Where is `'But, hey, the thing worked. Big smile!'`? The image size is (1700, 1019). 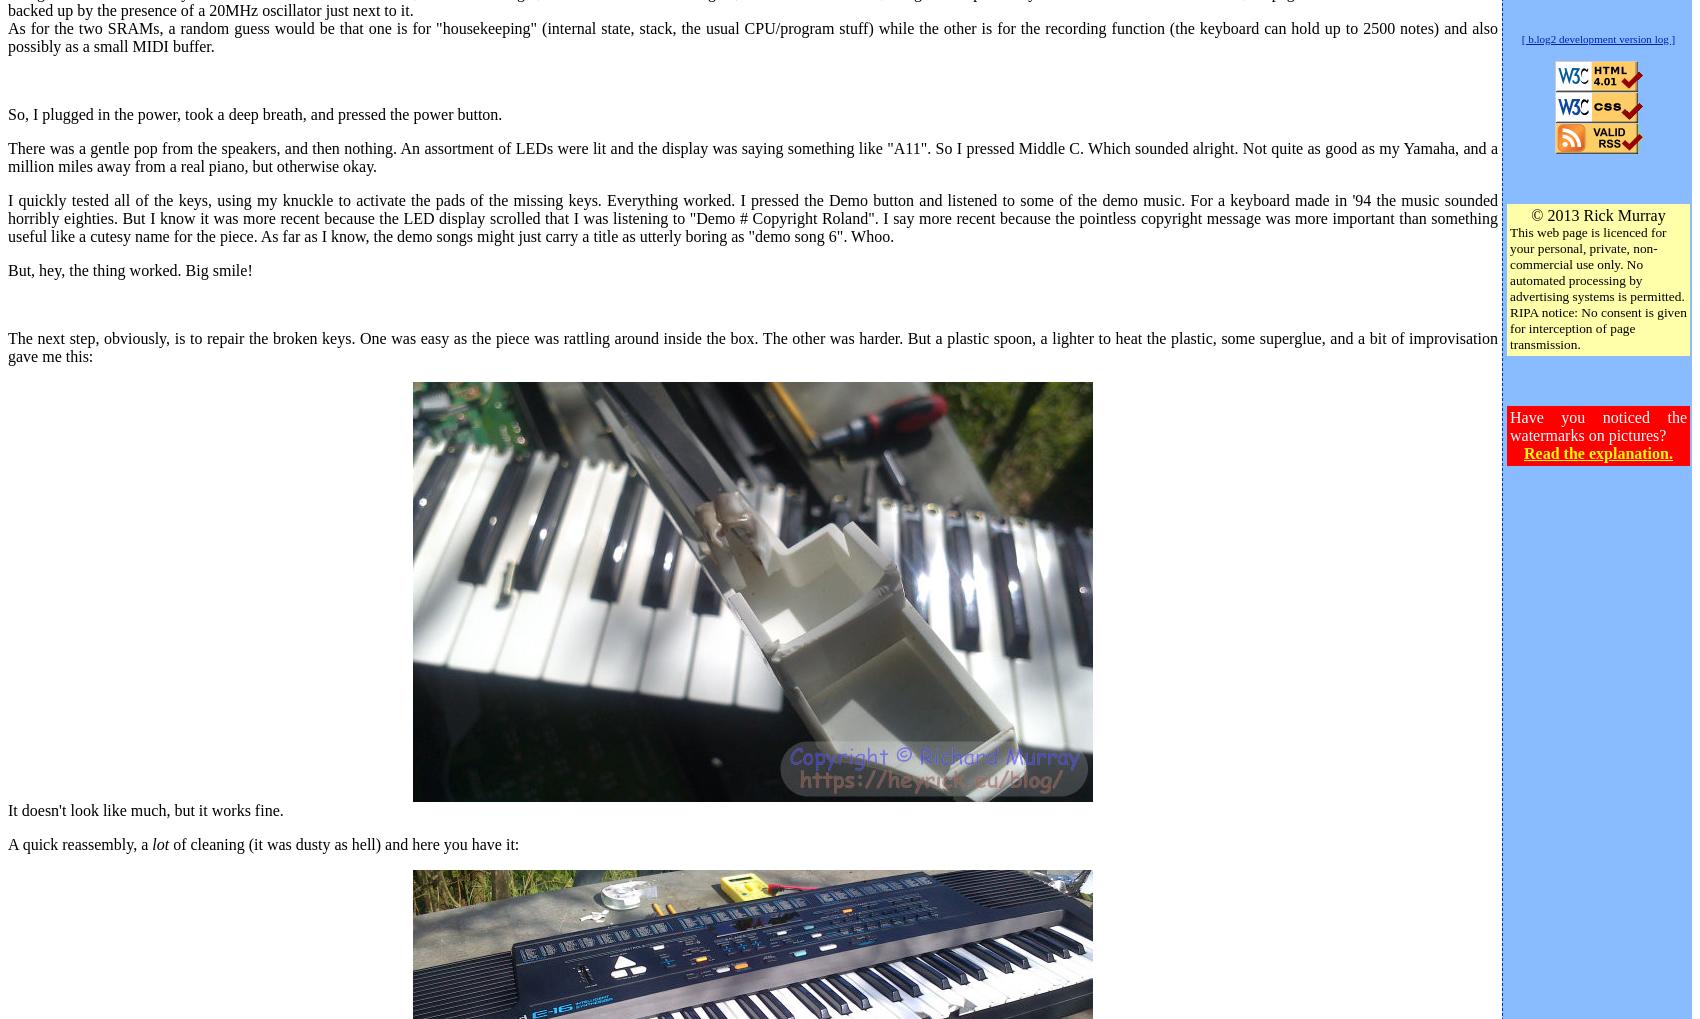 'But, hey, the thing worked. Big smile!' is located at coordinates (7, 269).